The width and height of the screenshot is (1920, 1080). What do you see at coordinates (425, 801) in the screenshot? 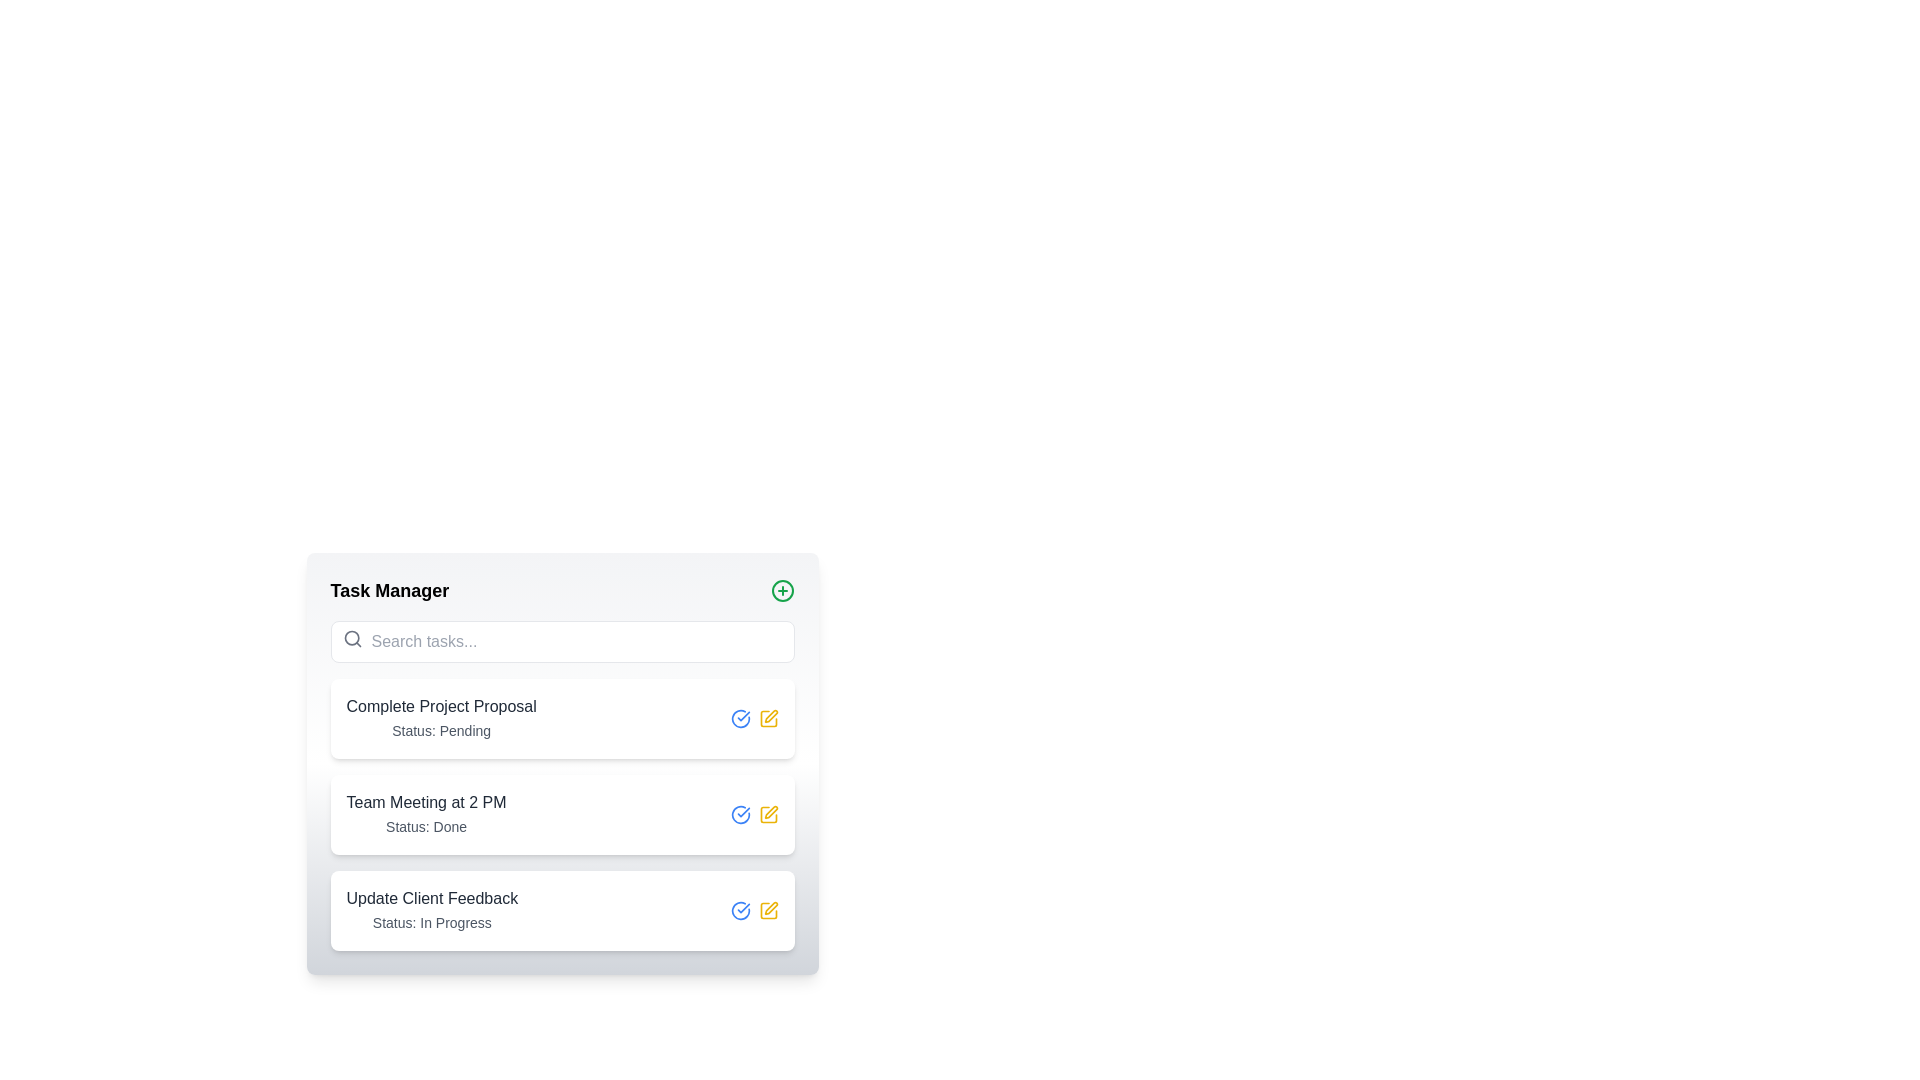
I see `the text label that reads 'Team Meeting at 2 PM' within the task manager interface` at bounding box center [425, 801].